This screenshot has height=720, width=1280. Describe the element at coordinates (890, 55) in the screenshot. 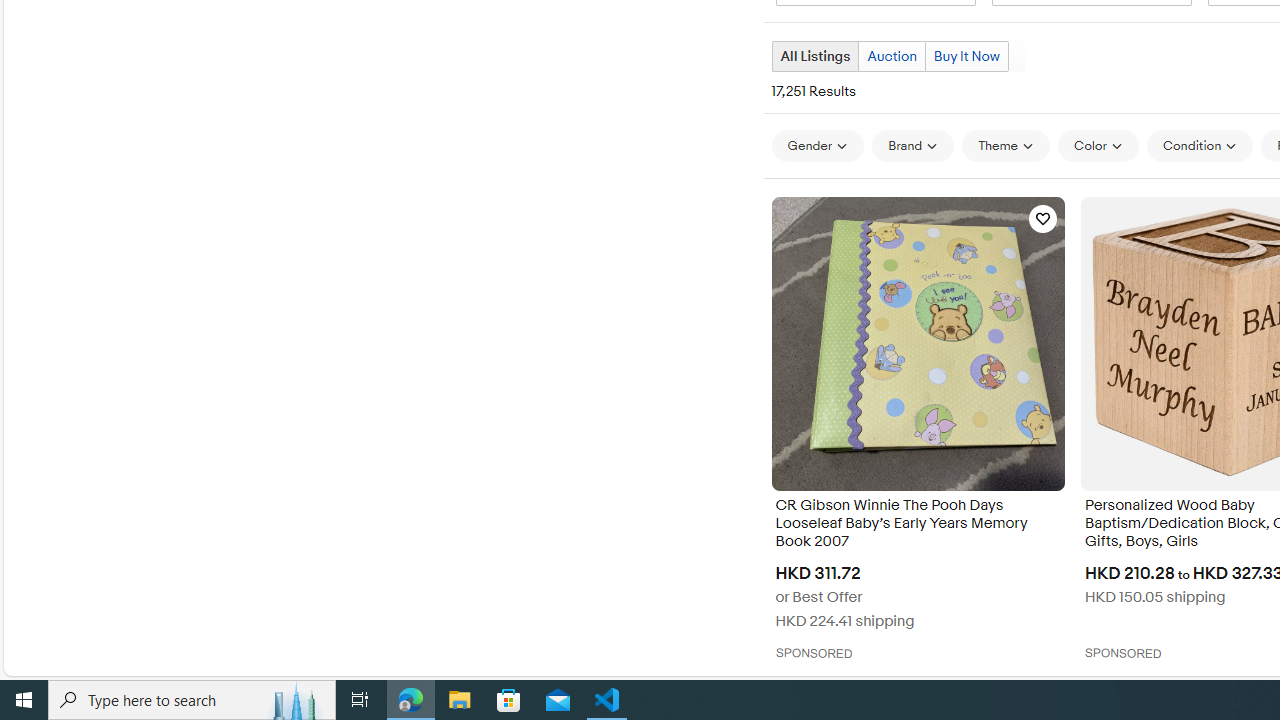

I see `'Auction'` at that location.